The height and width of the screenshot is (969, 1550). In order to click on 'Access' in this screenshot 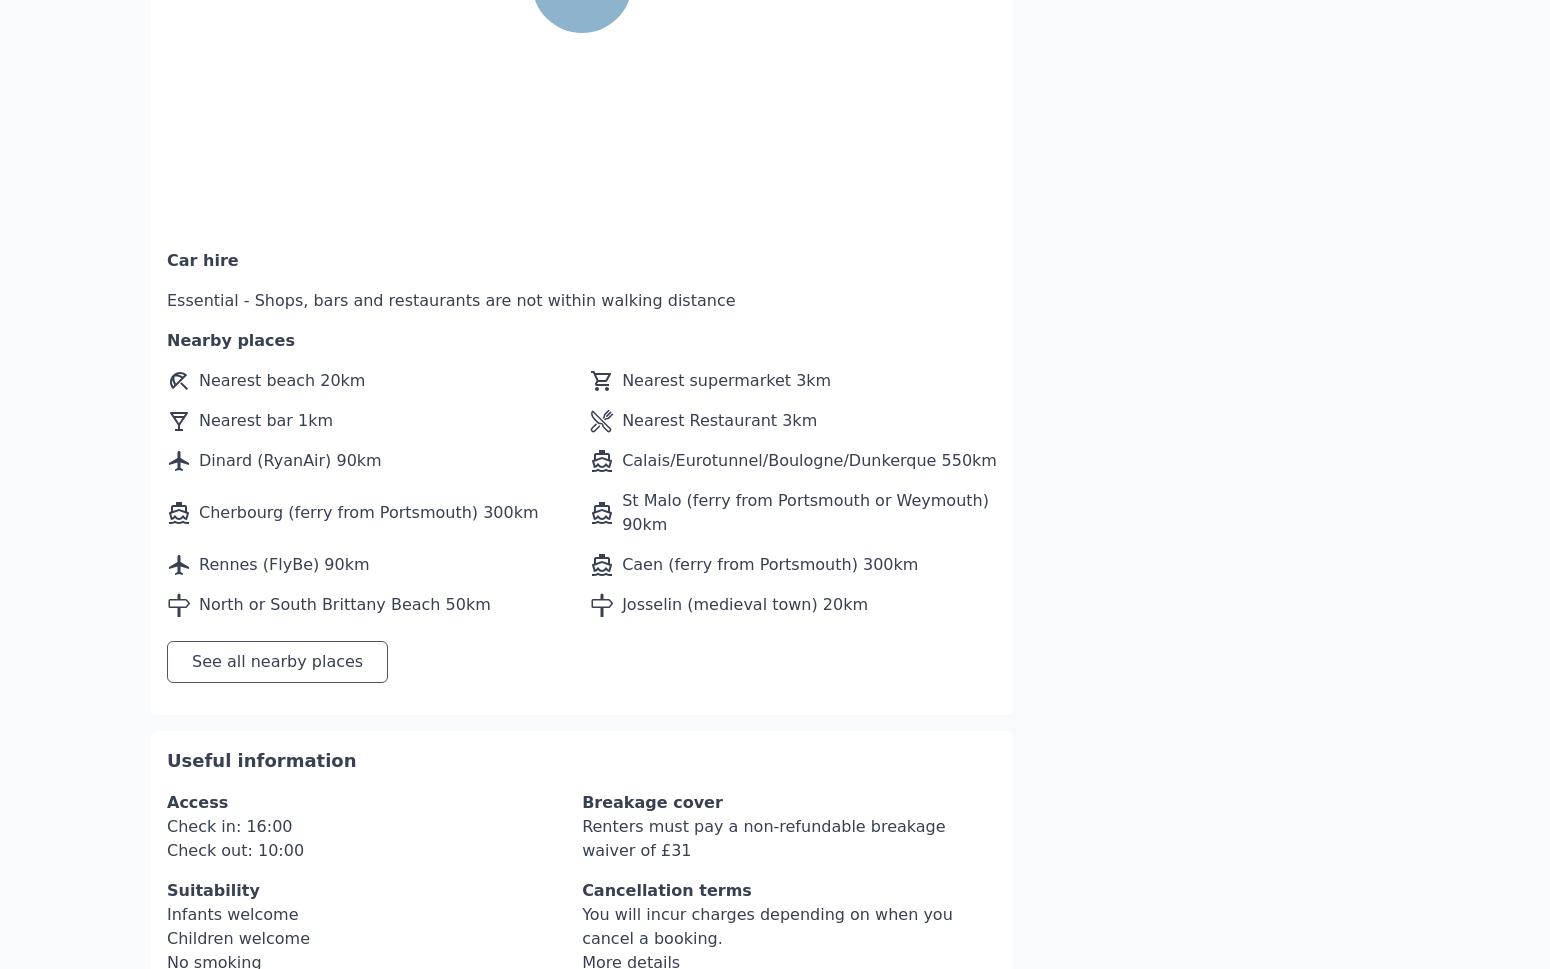, I will do `click(196, 742)`.